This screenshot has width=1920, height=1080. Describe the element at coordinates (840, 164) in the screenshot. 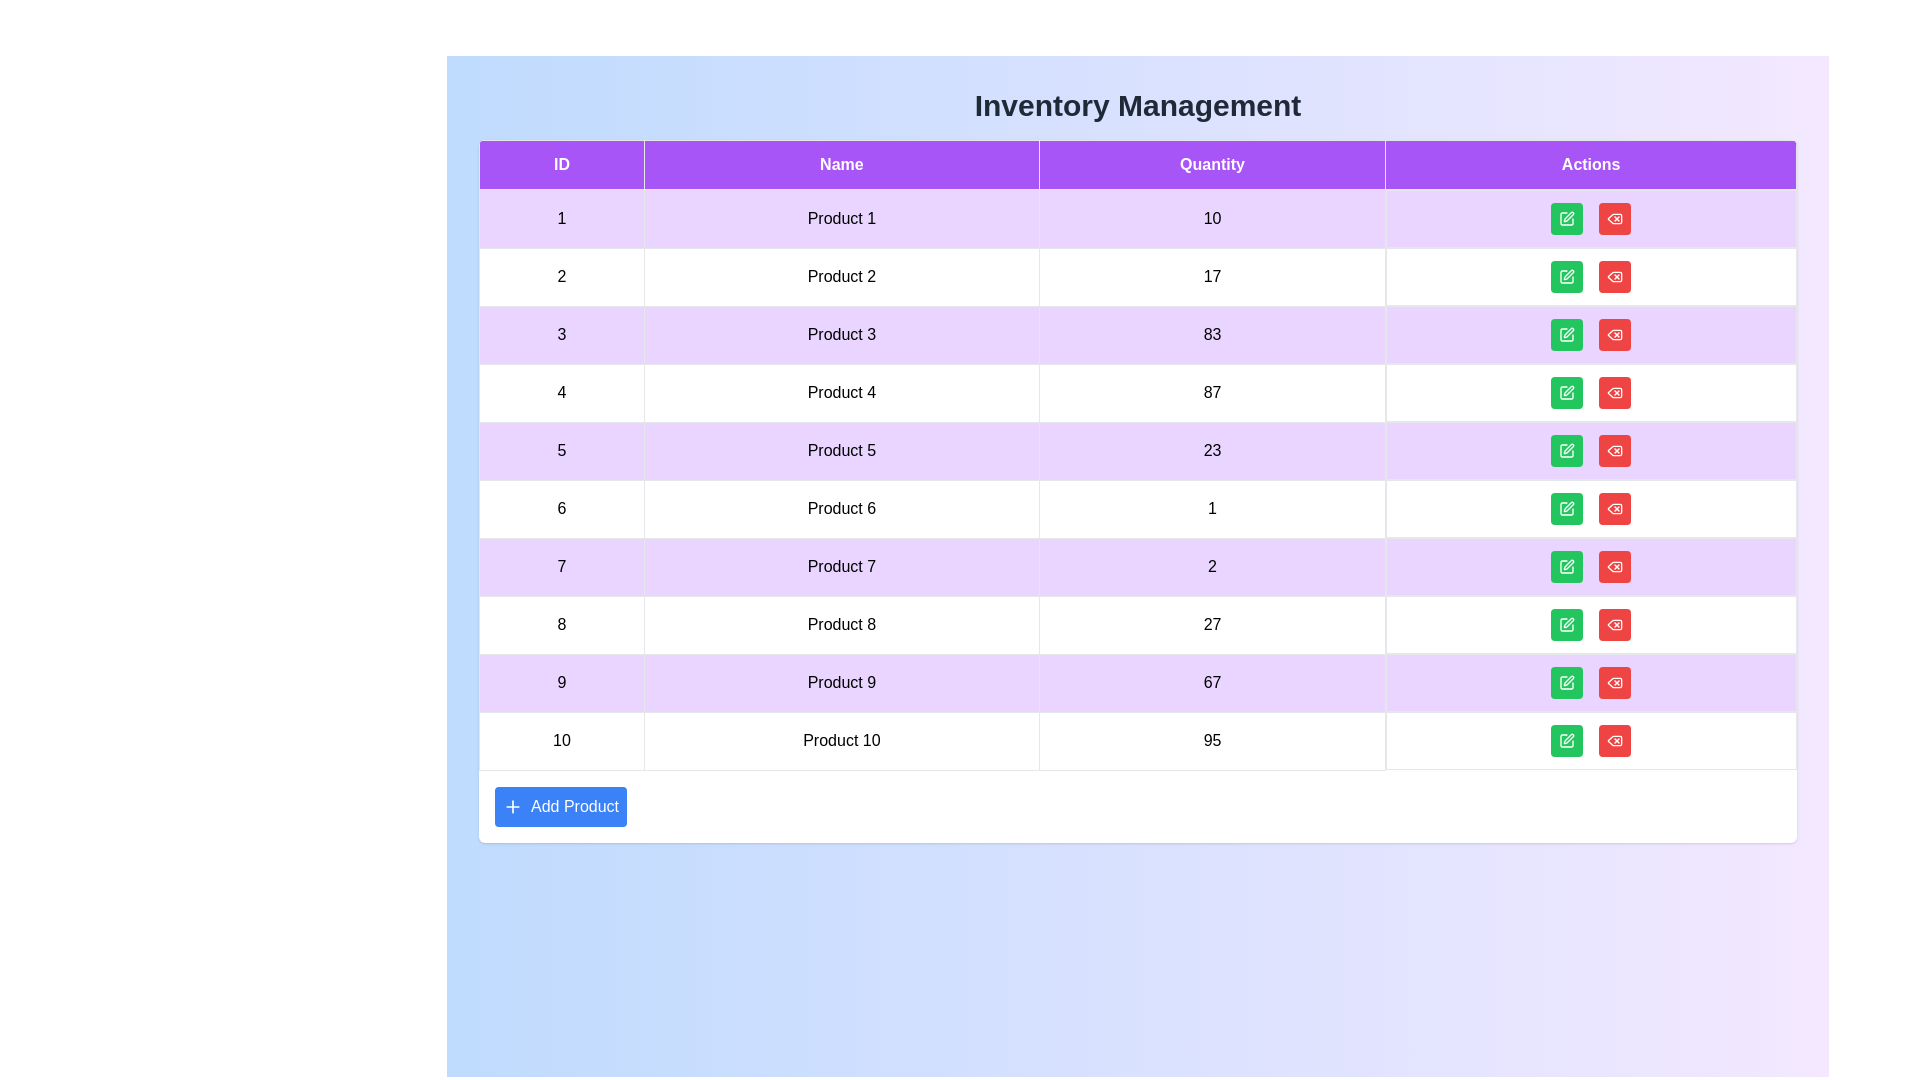

I see `the header of the column Name to sort the table by that column` at that location.